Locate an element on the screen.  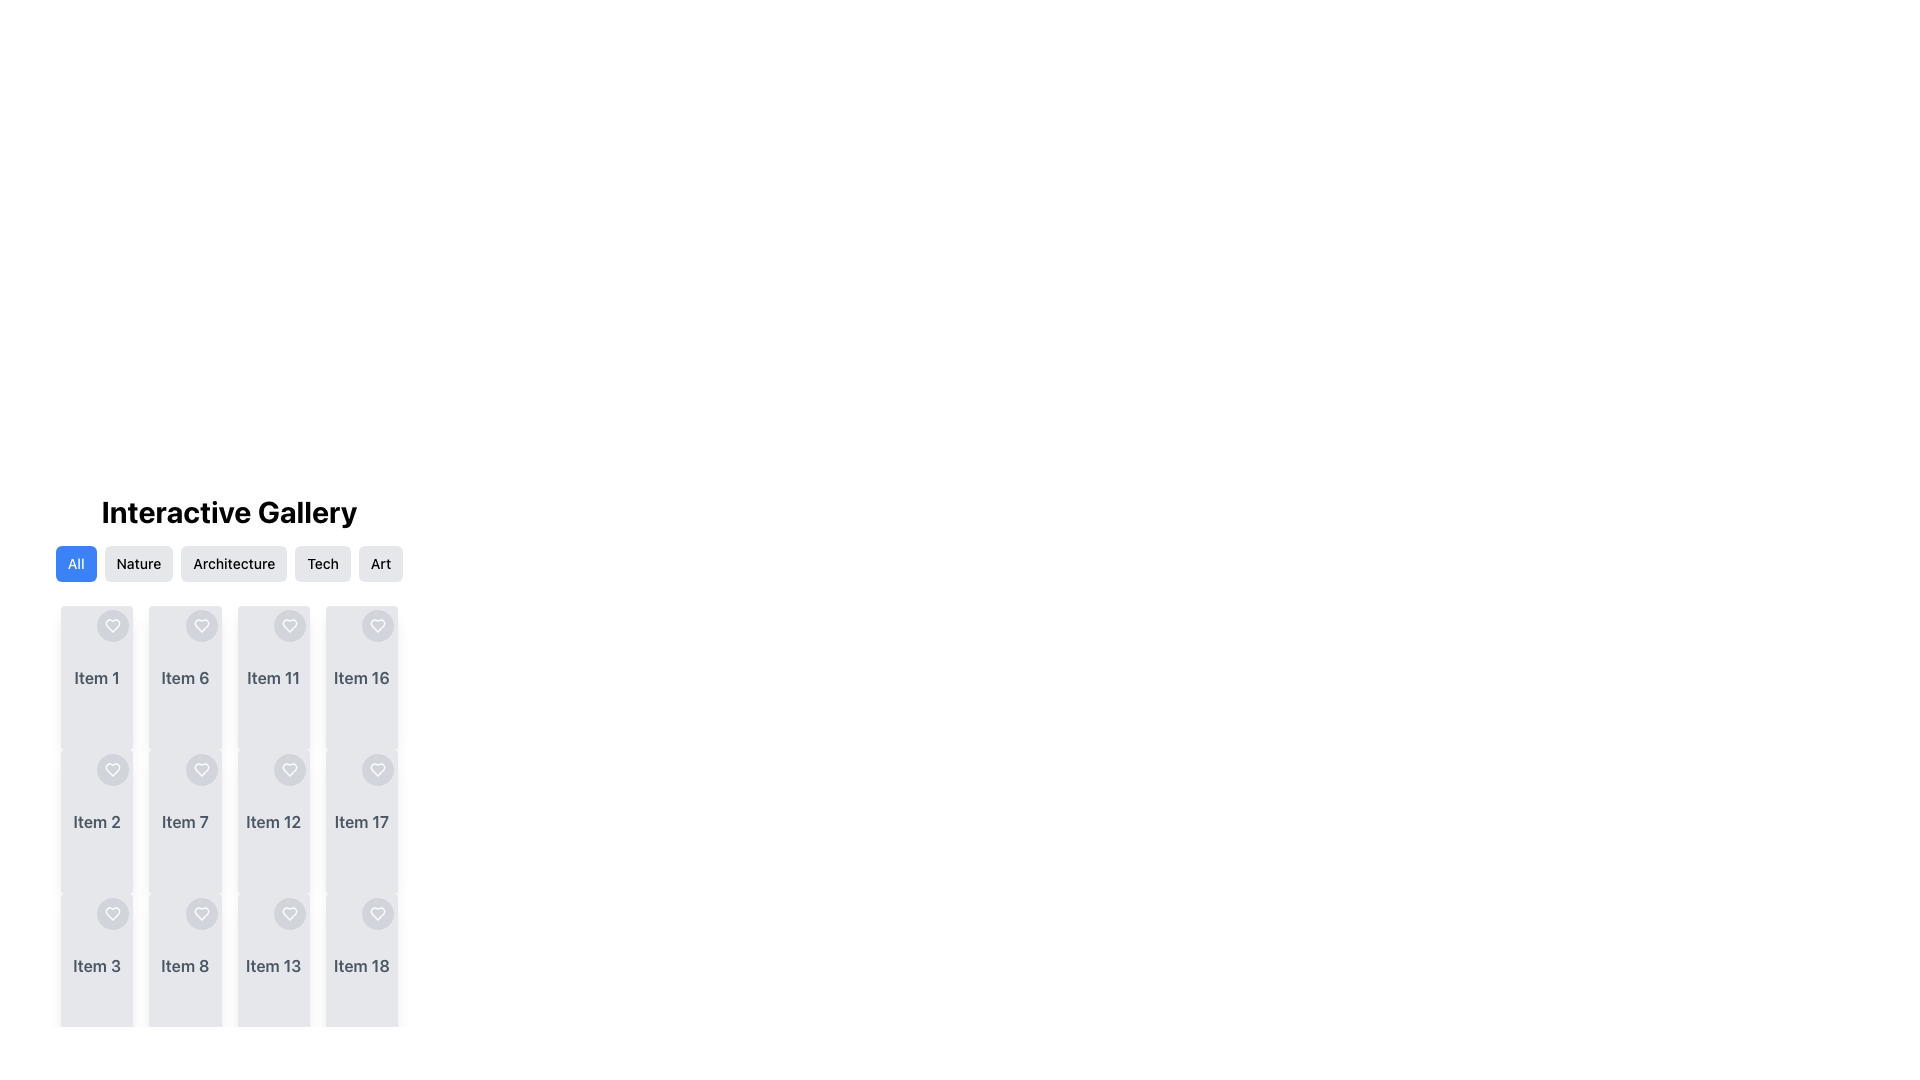
the button located at the bottom center of the card labeled 'Item 11' is located at coordinates (272, 677).